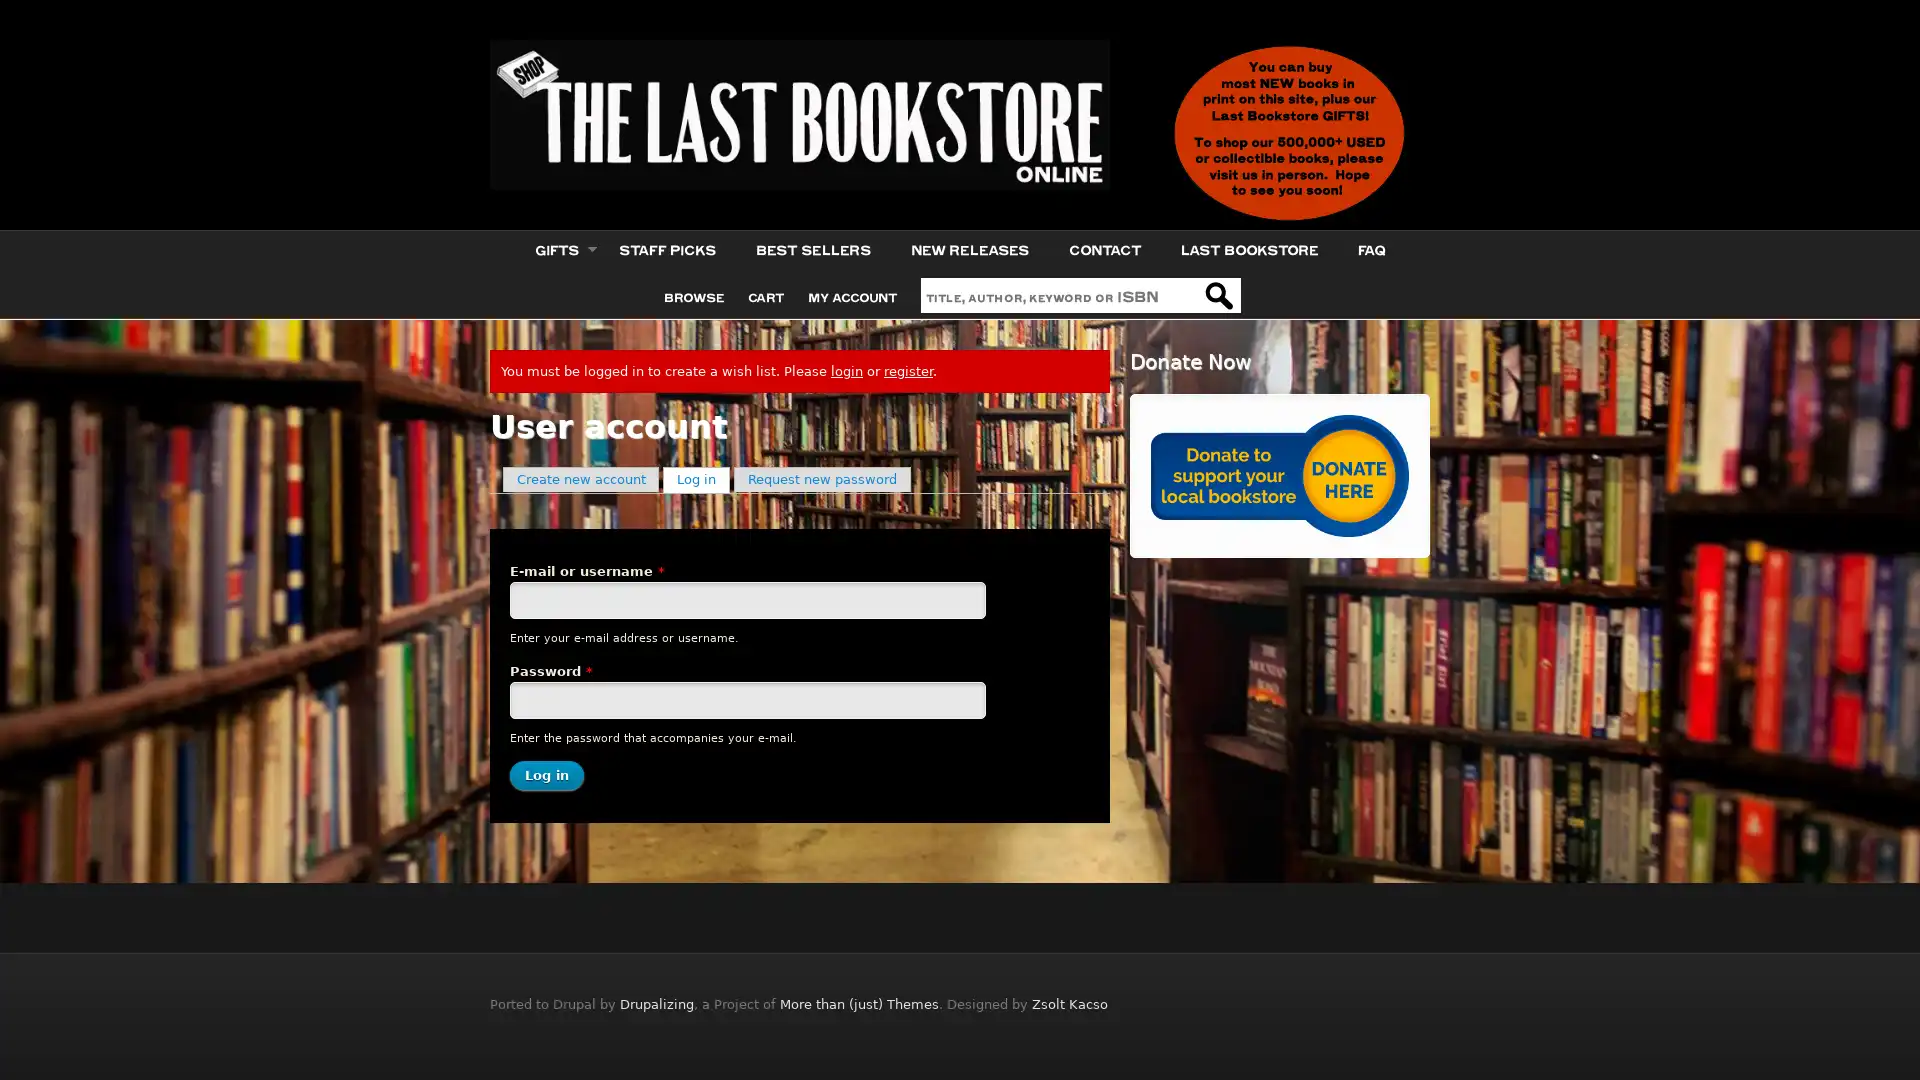 This screenshot has width=1920, height=1080. I want to click on Log in, so click(547, 774).